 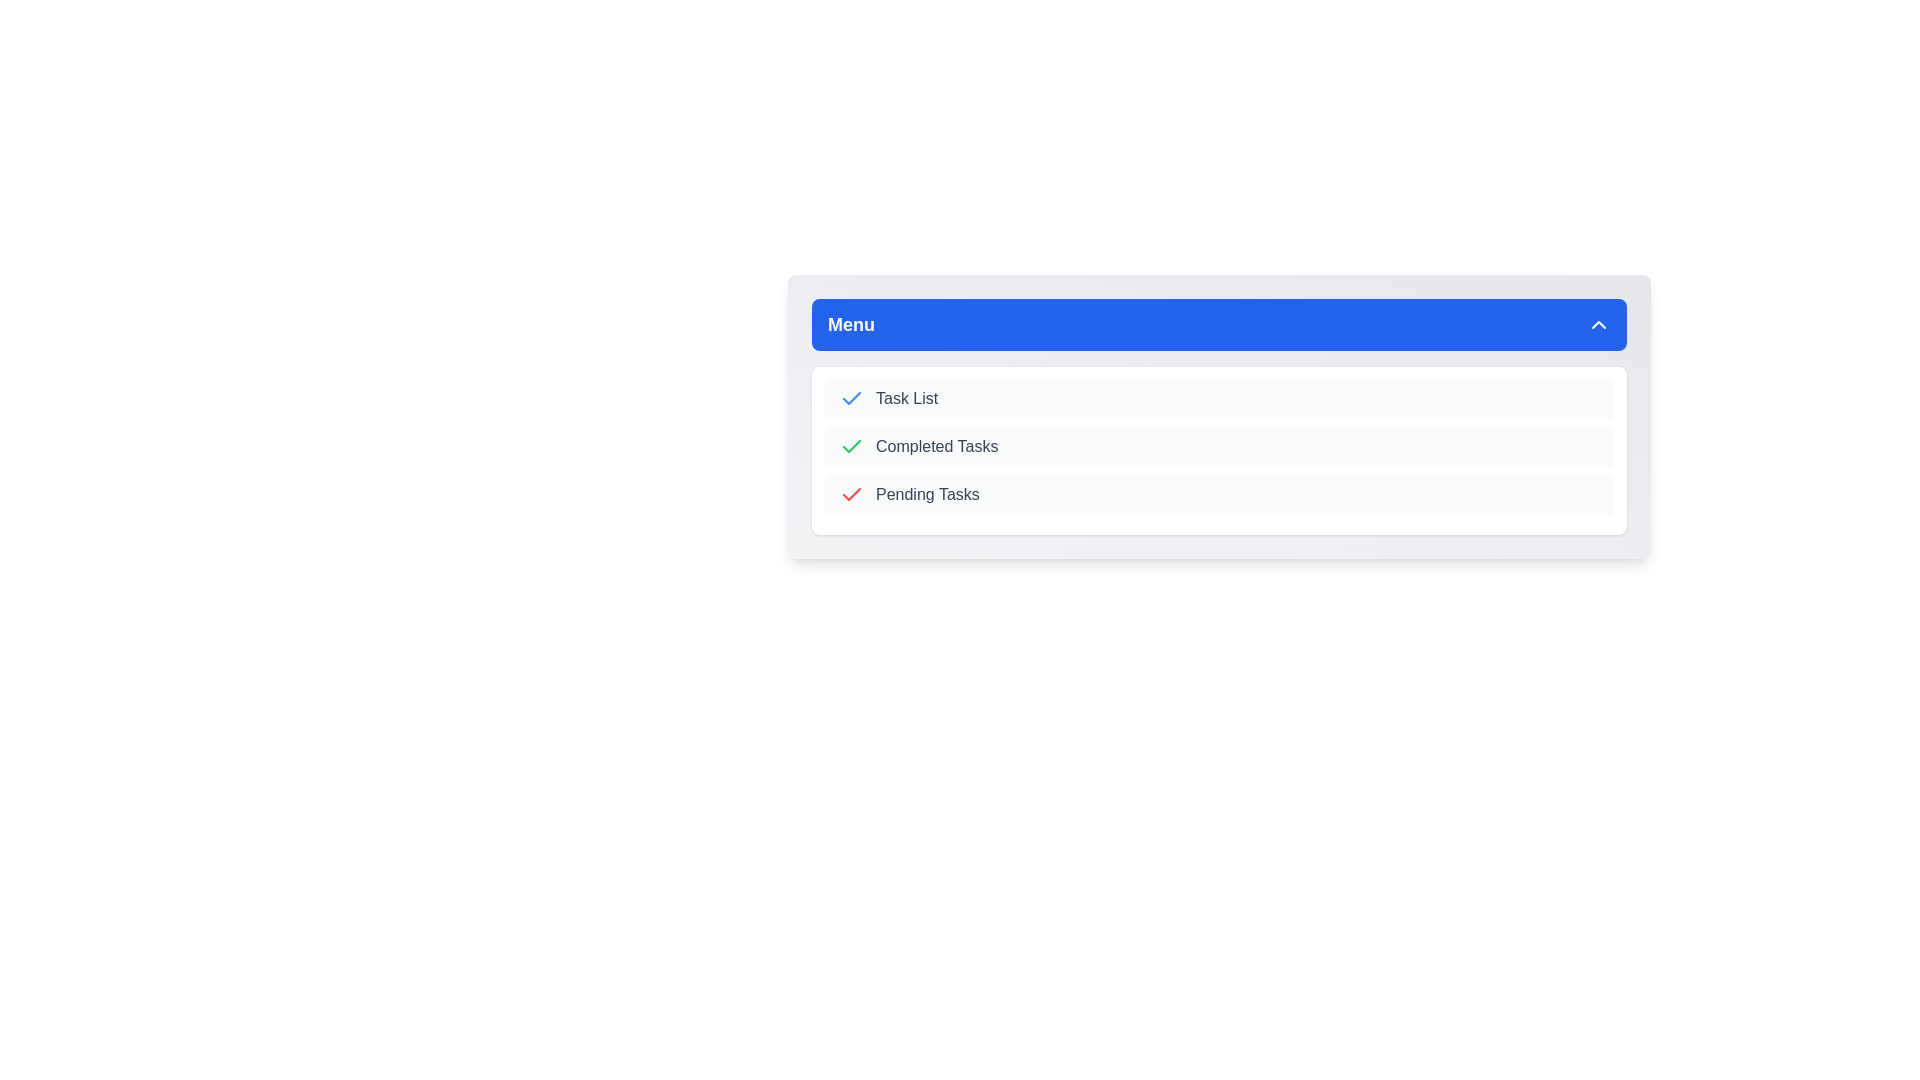 I want to click on styling or properties of the Check Icon located to the left of the 'Pending Tasks' text, which visually indicates the task's pending state, so click(x=851, y=494).